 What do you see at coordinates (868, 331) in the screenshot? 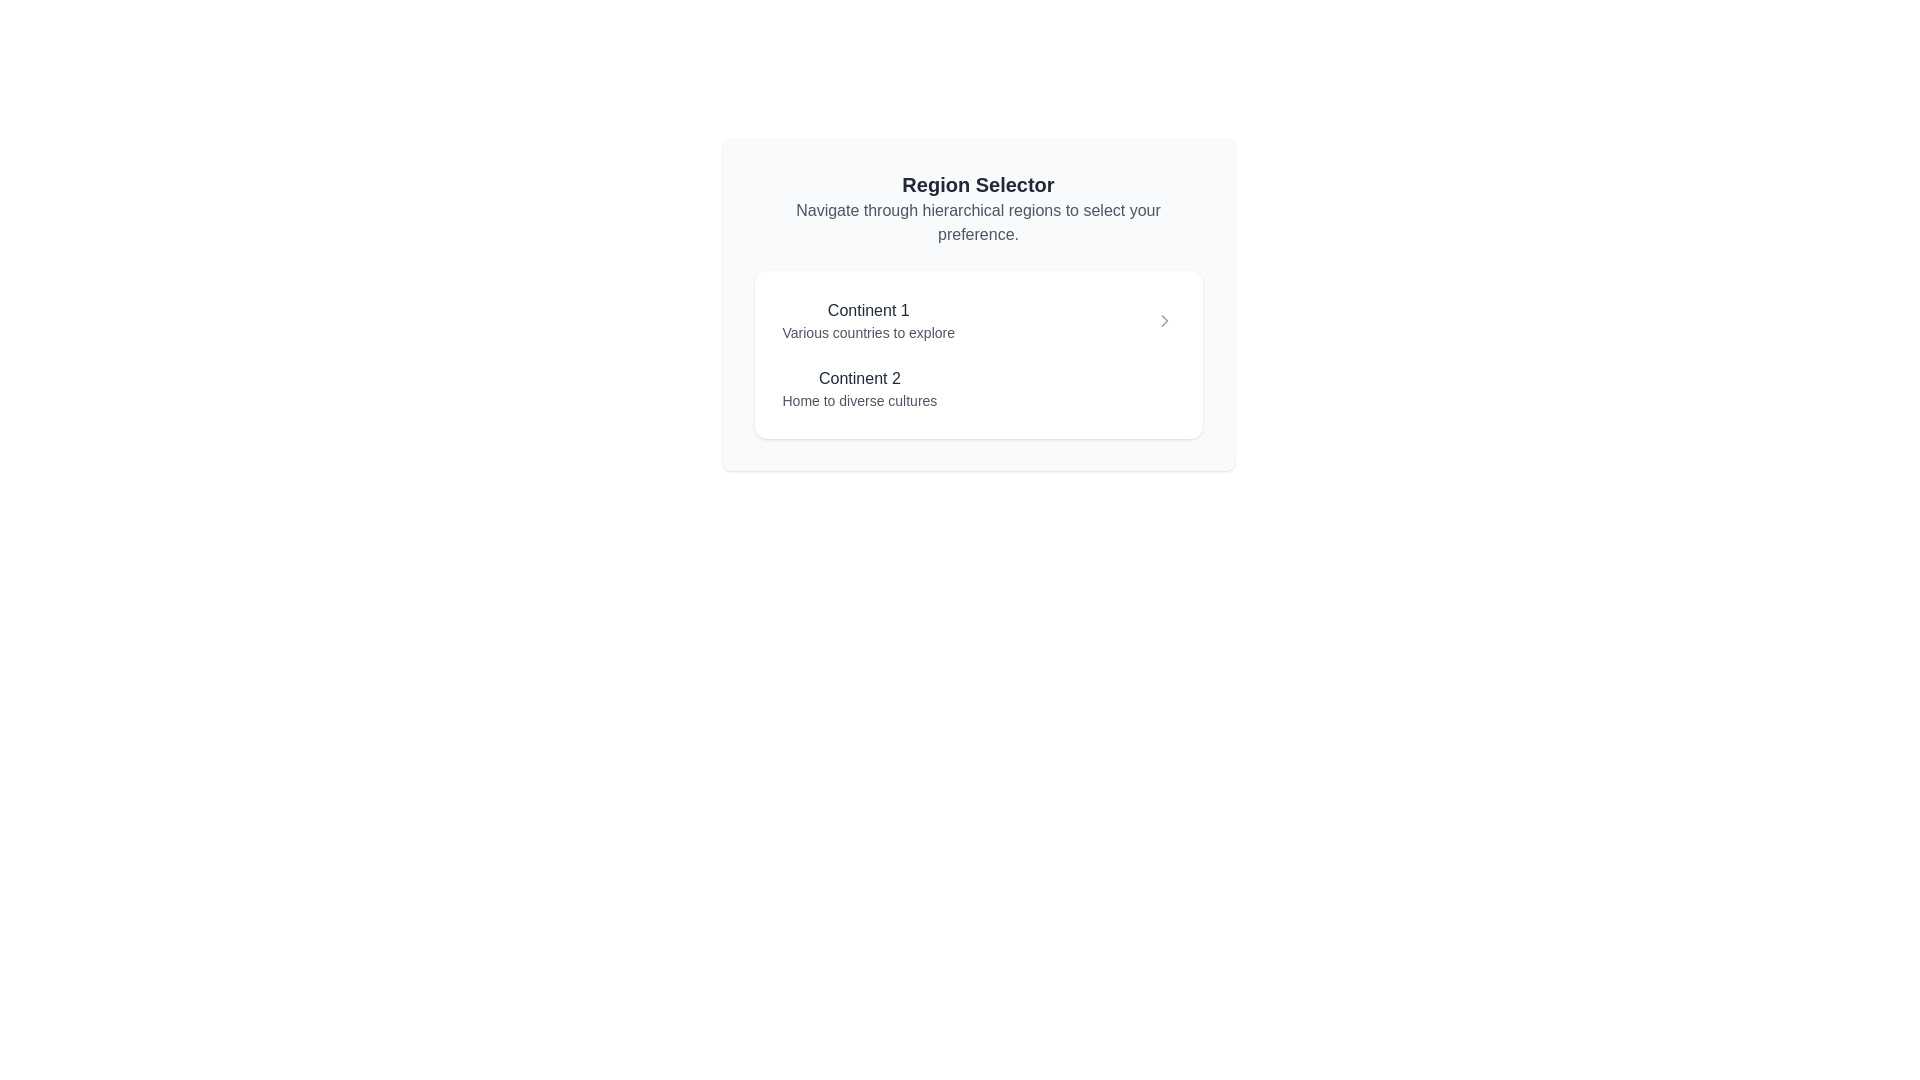
I see `the text label displaying 'Various countries` at bounding box center [868, 331].